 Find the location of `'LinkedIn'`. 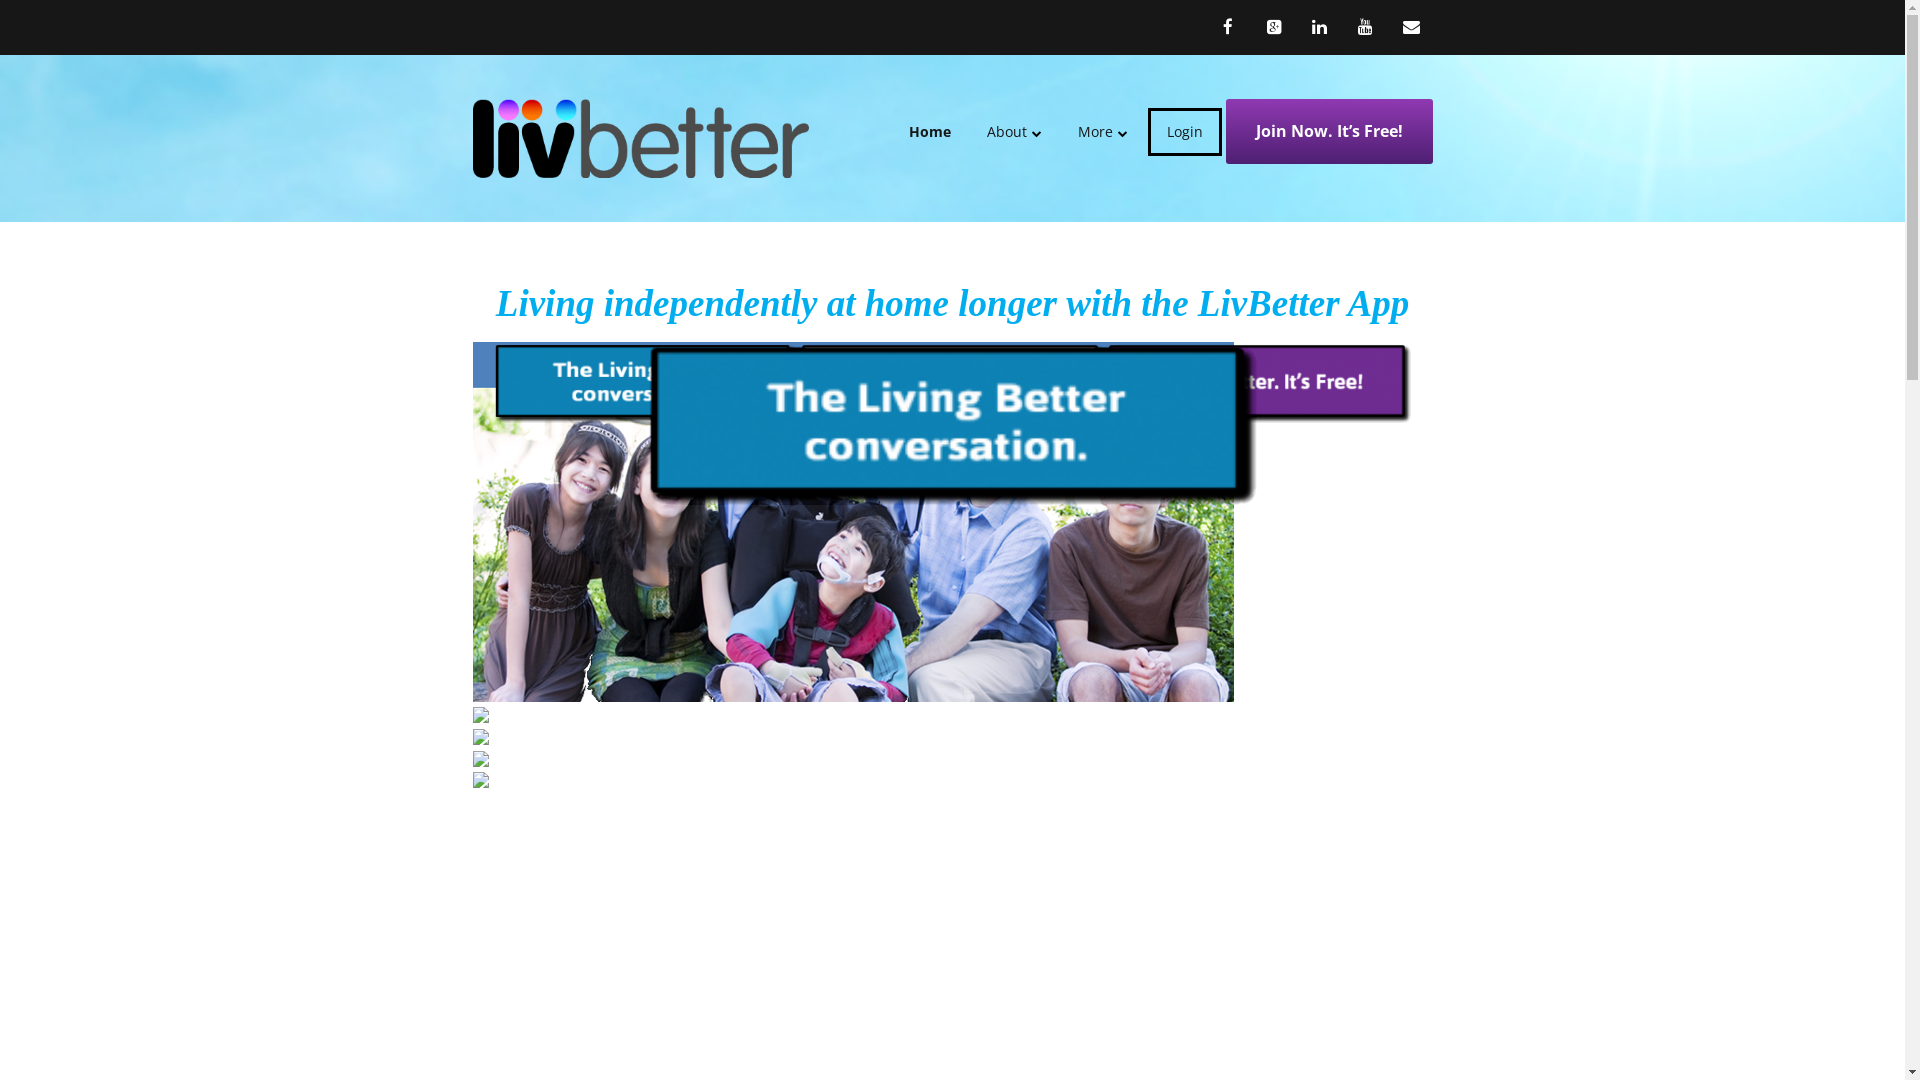

'LinkedIn' is located at coordinates (1320, 27).